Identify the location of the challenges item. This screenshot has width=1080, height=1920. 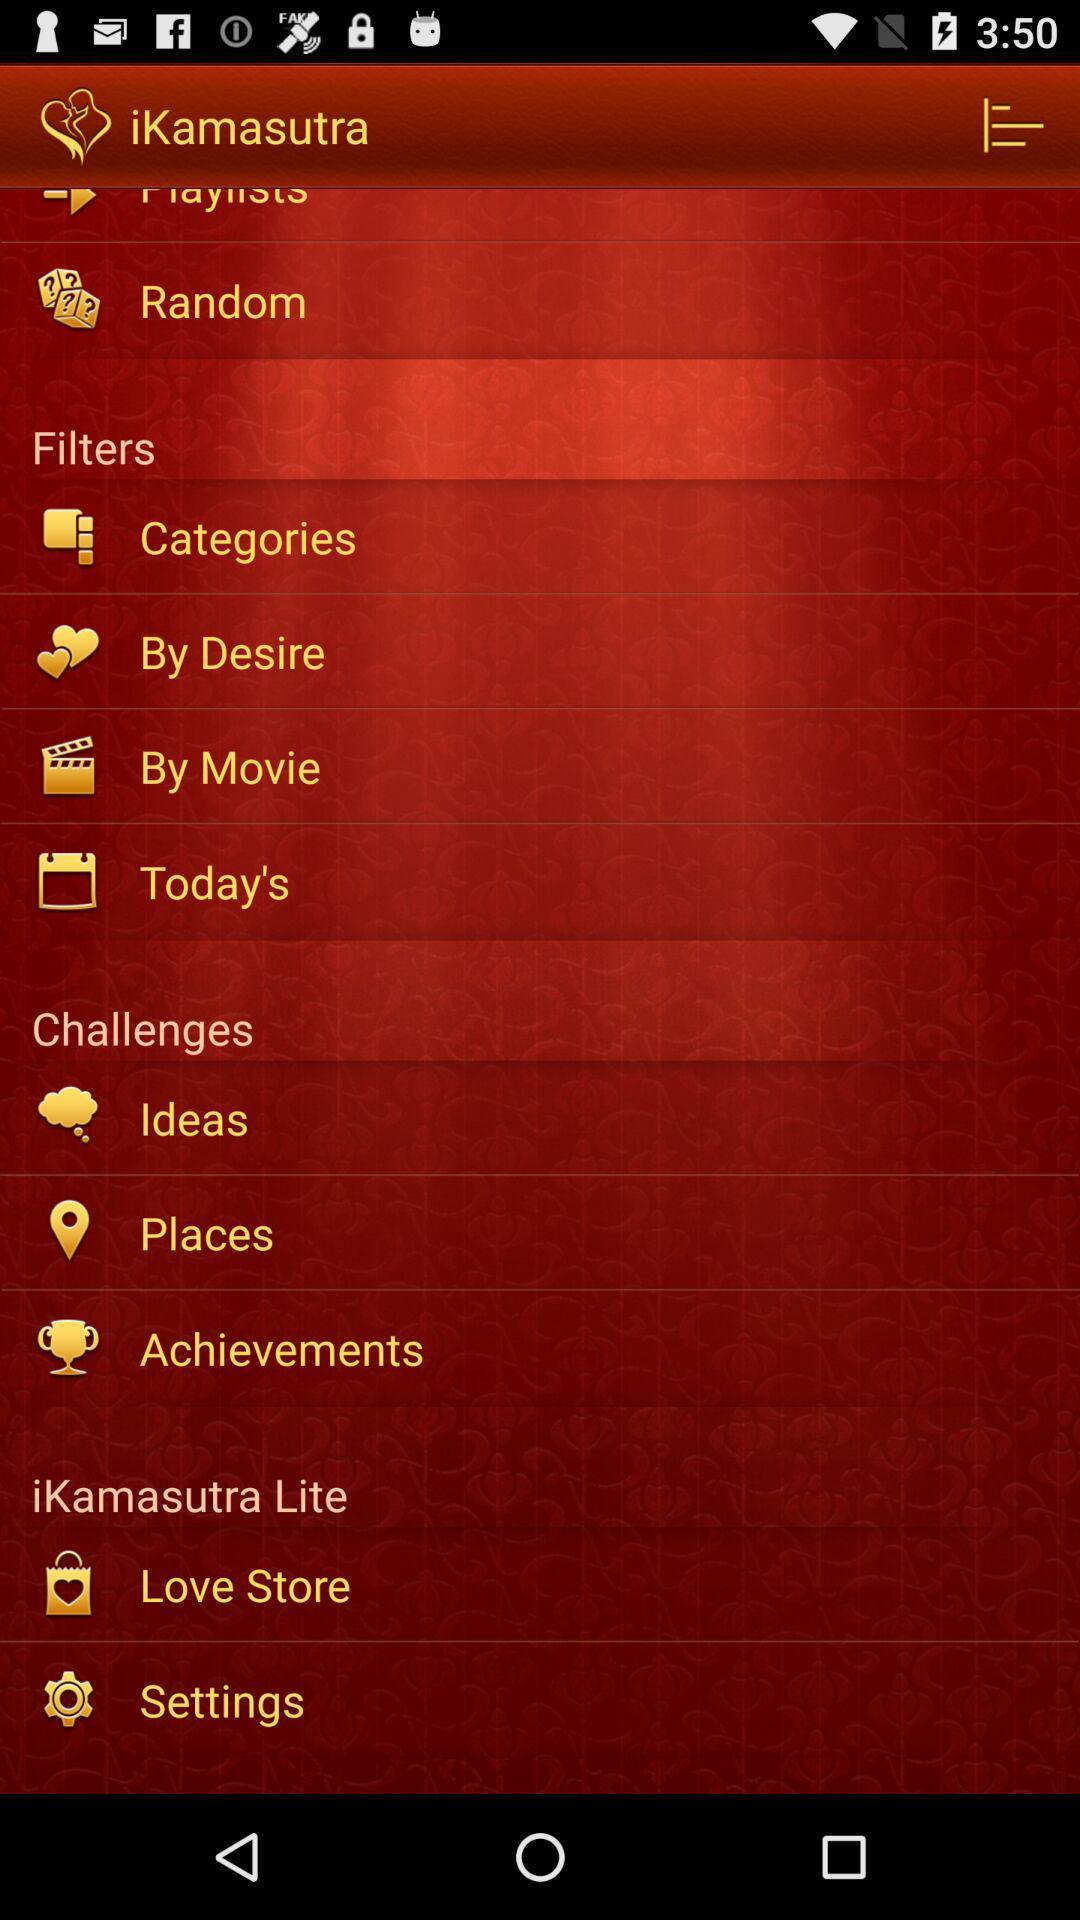
(540, 1000).